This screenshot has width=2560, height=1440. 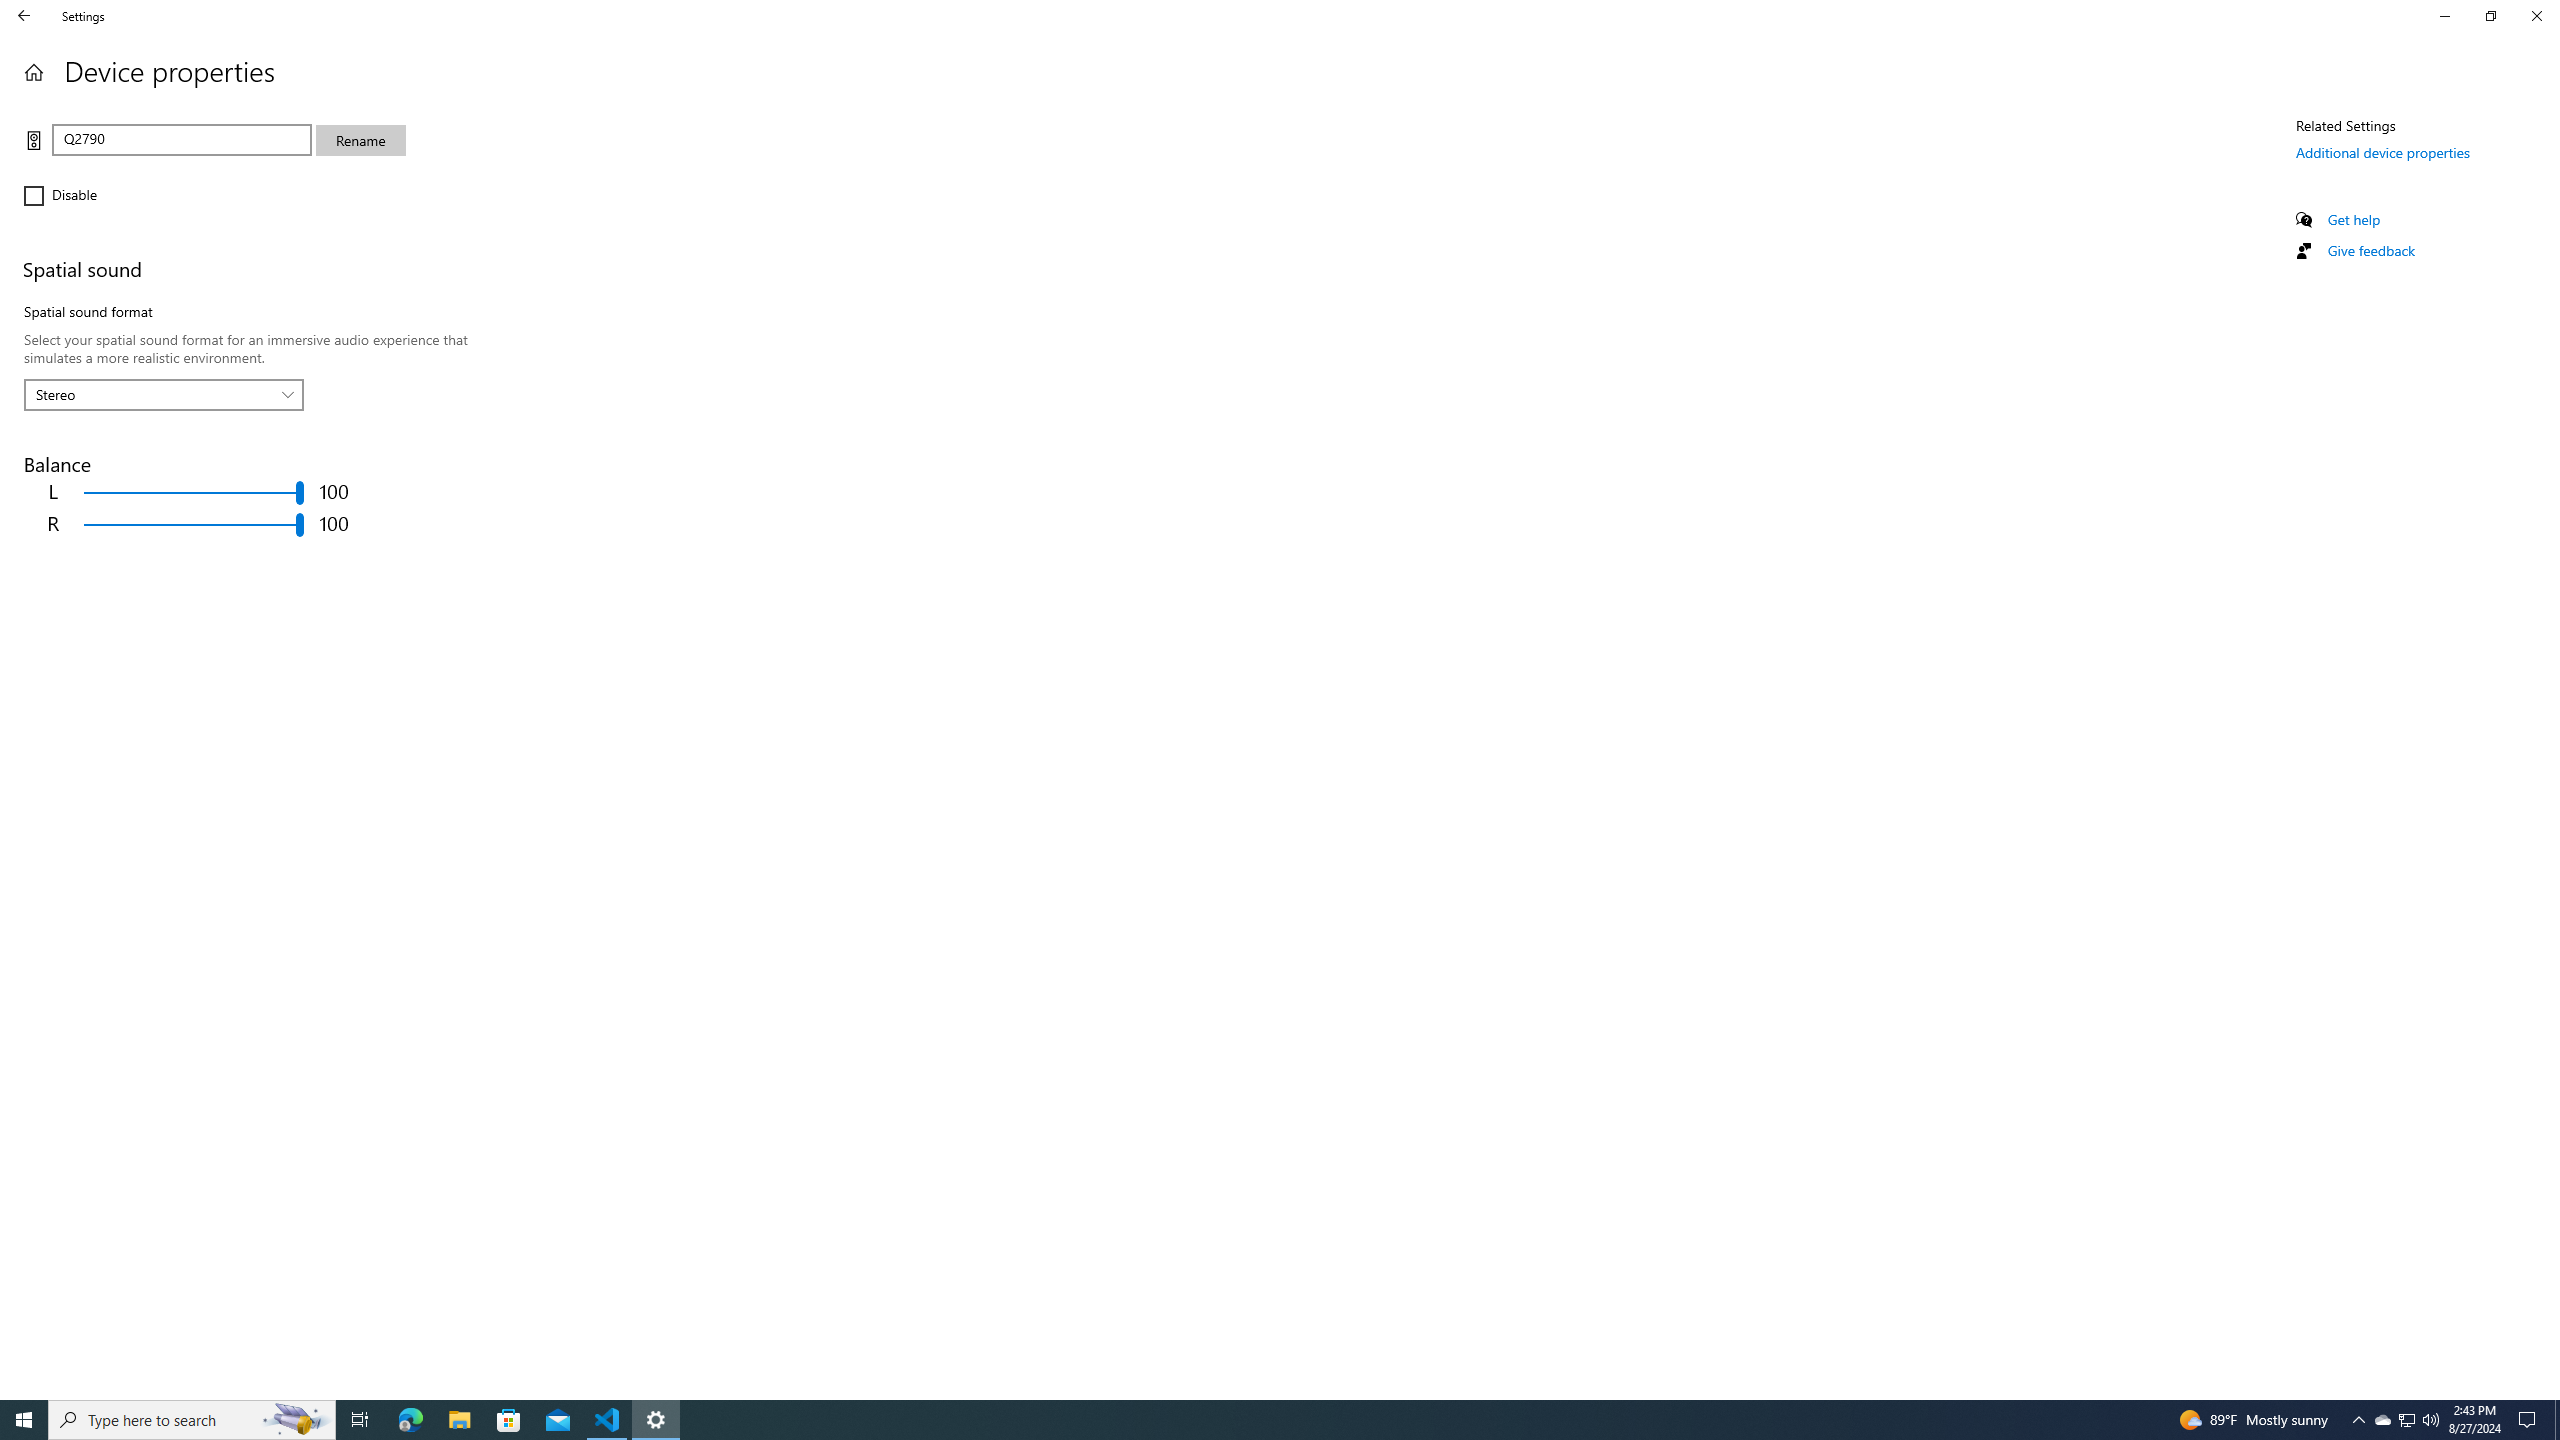 I want to click on 'Text box to change device name', so click(x=180, y=138).